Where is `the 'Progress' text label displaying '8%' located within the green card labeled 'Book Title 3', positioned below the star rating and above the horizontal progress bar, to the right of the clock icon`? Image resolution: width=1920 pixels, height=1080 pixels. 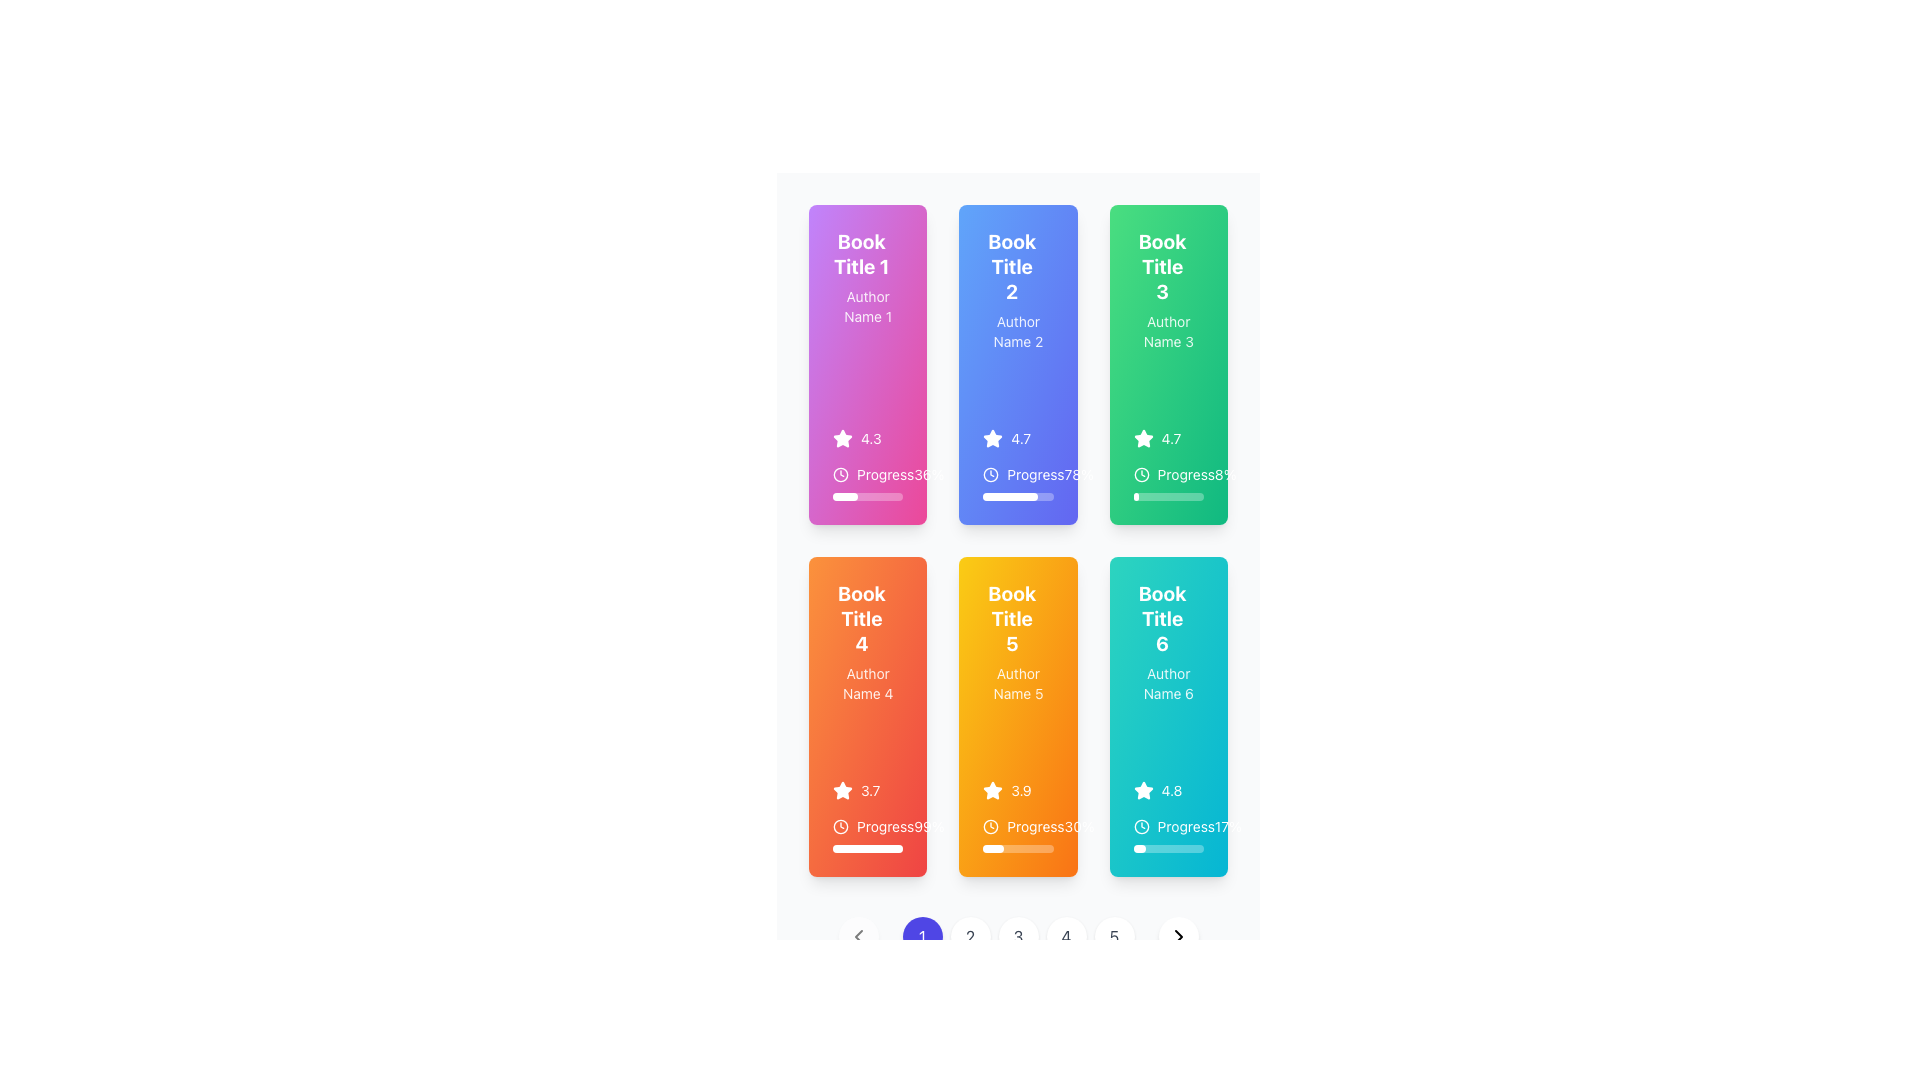
the 'Progress' text label displaying '8%' located within the green card labeled 'Book Title 3', positioned below the star rating and above the horizontal progress bar, to the right of the clock icon is located at coordinates (1168, 474).